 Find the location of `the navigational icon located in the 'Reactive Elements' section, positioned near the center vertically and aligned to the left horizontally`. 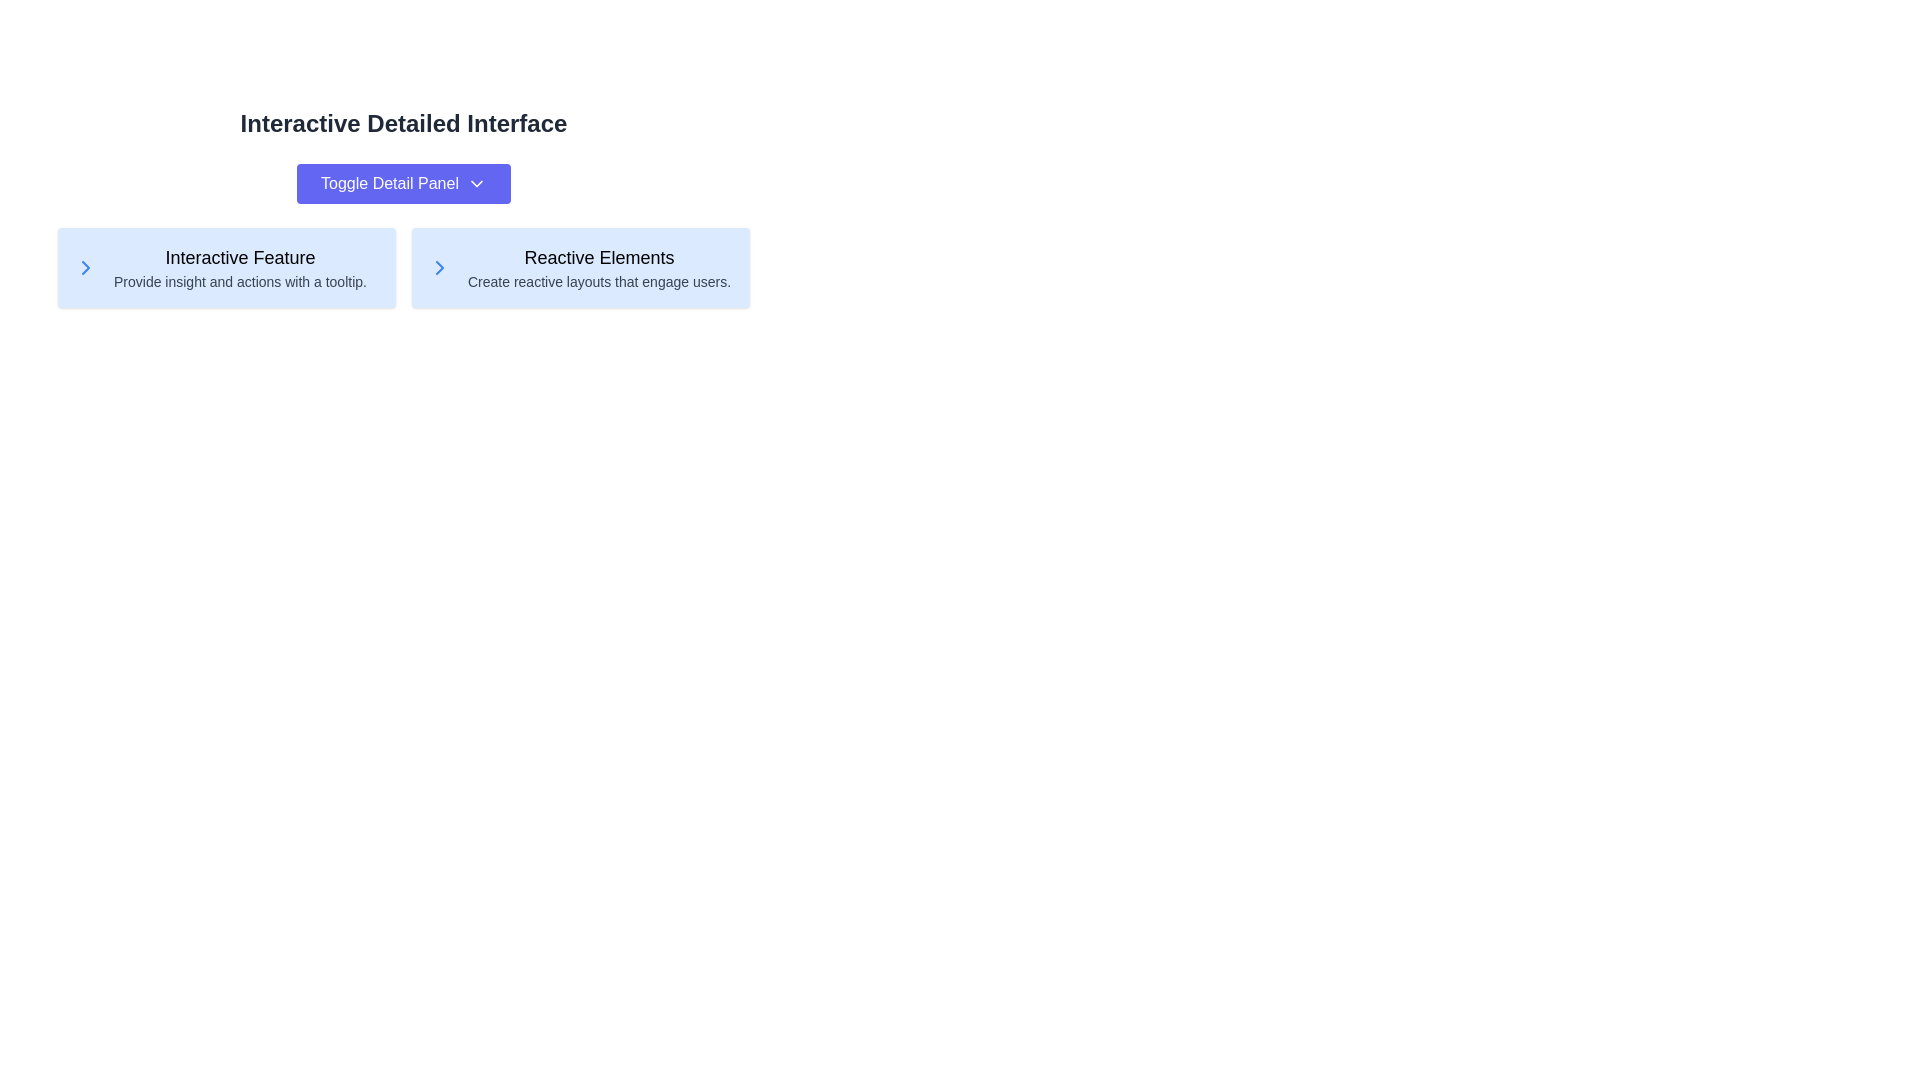

the navigational icon located in the 'Reactive Elements' section, positioned near the center vertically and aligned to the left horizontally is located at coordinates (439, 266).